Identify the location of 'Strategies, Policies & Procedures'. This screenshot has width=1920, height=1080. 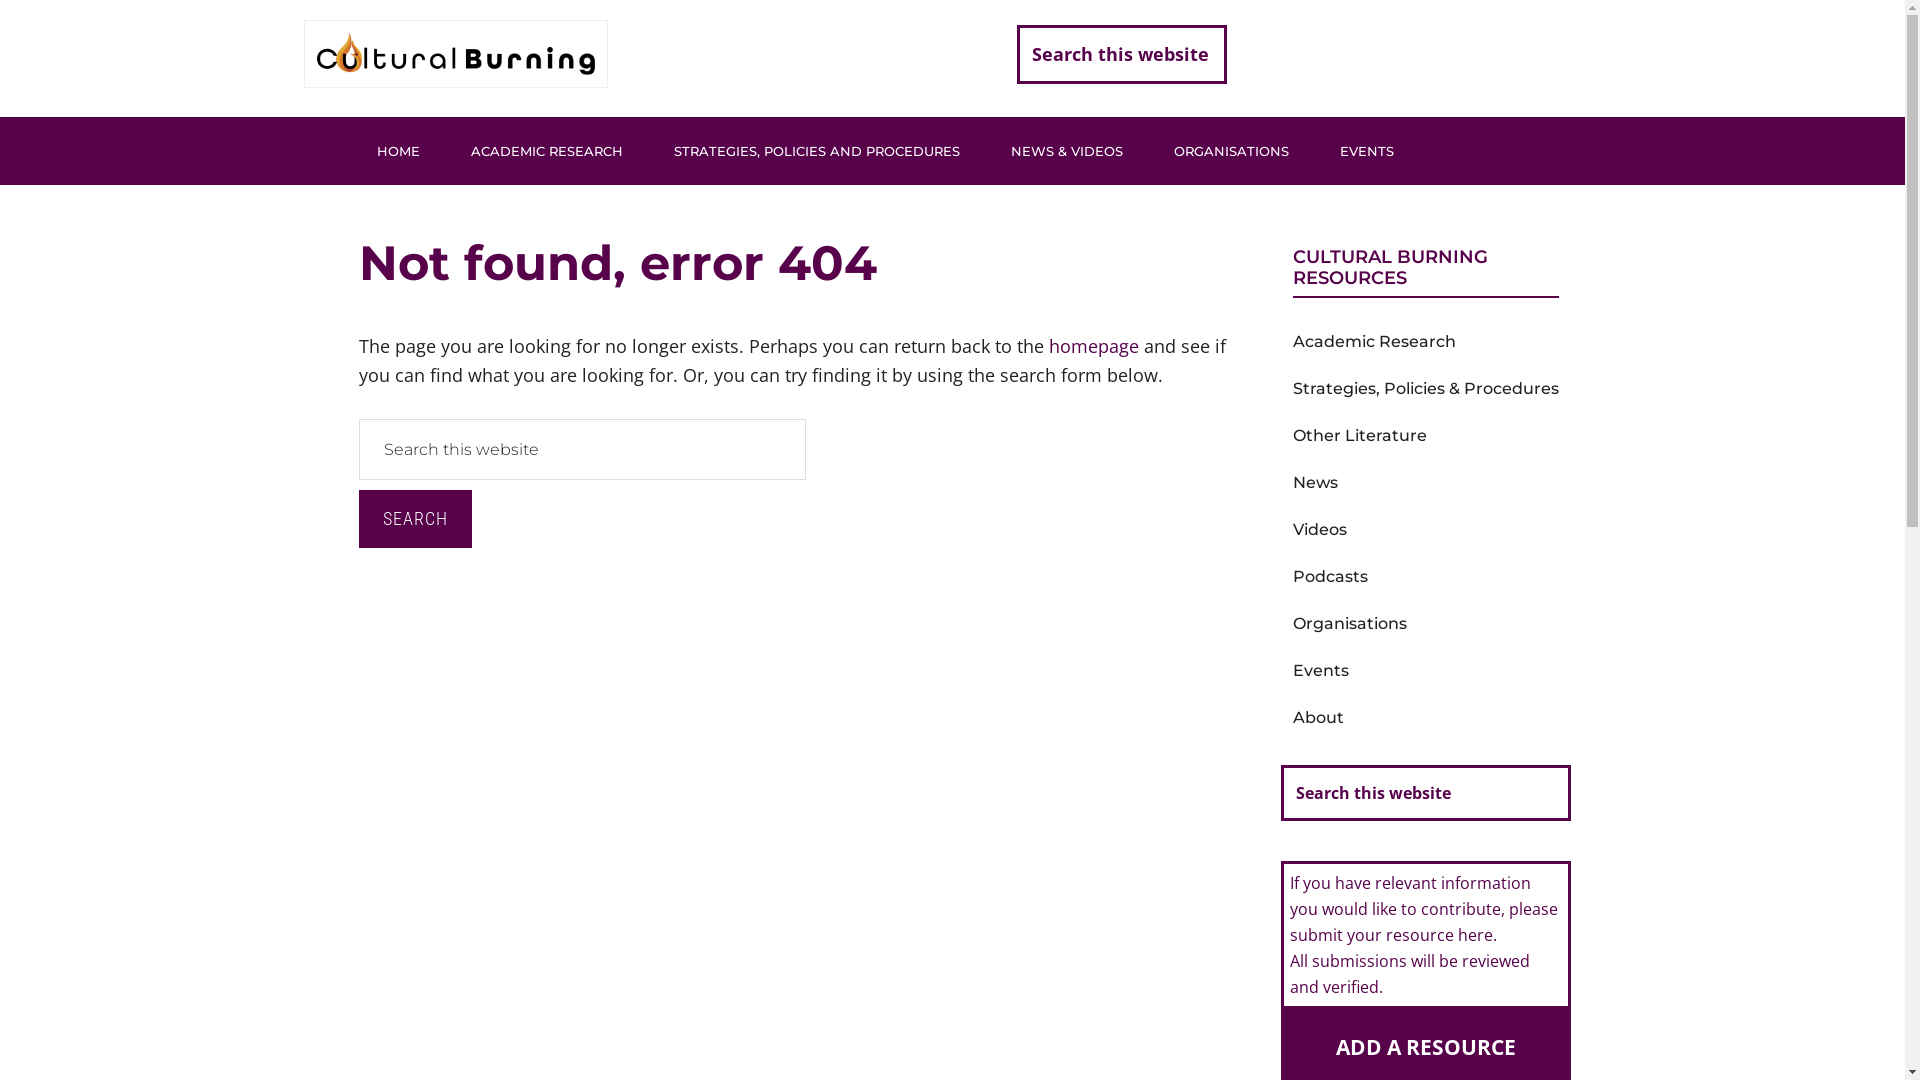
(1424, 388).